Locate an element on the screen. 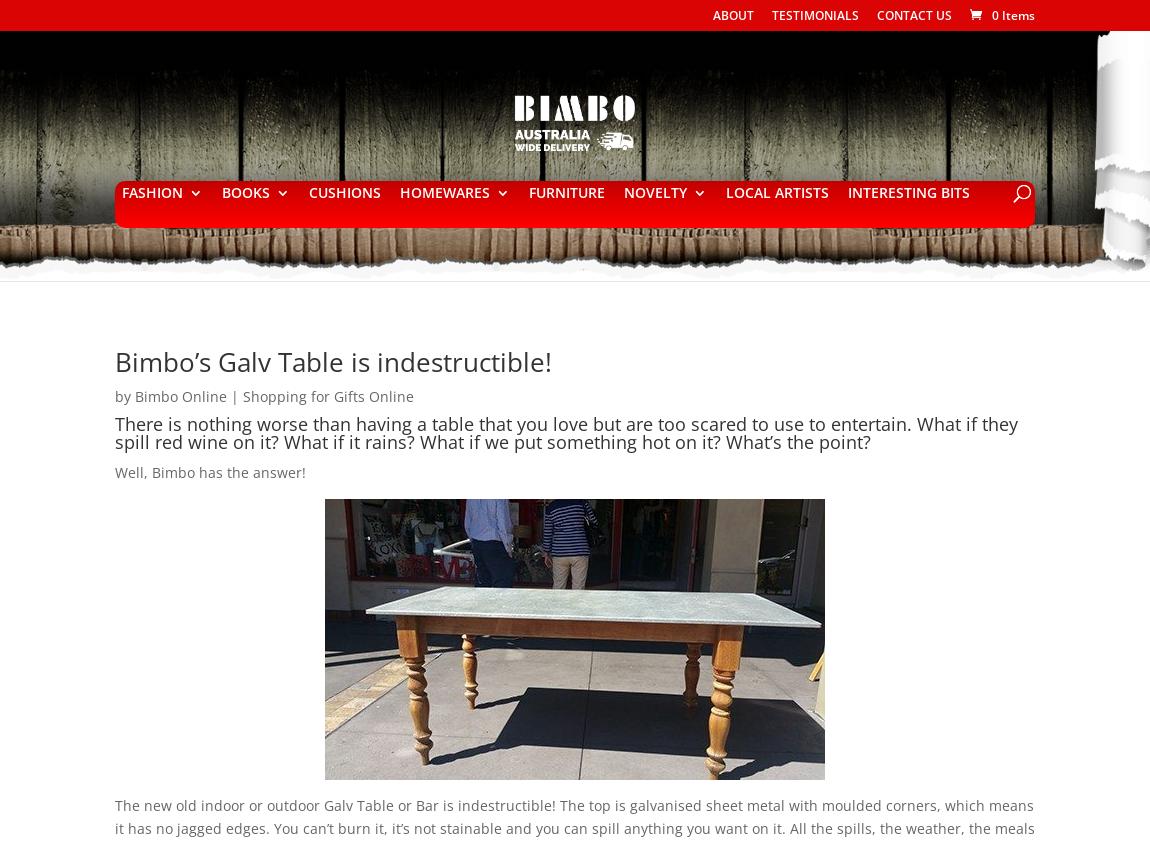  'EARRINGS' is located at coordinates (435, 429).